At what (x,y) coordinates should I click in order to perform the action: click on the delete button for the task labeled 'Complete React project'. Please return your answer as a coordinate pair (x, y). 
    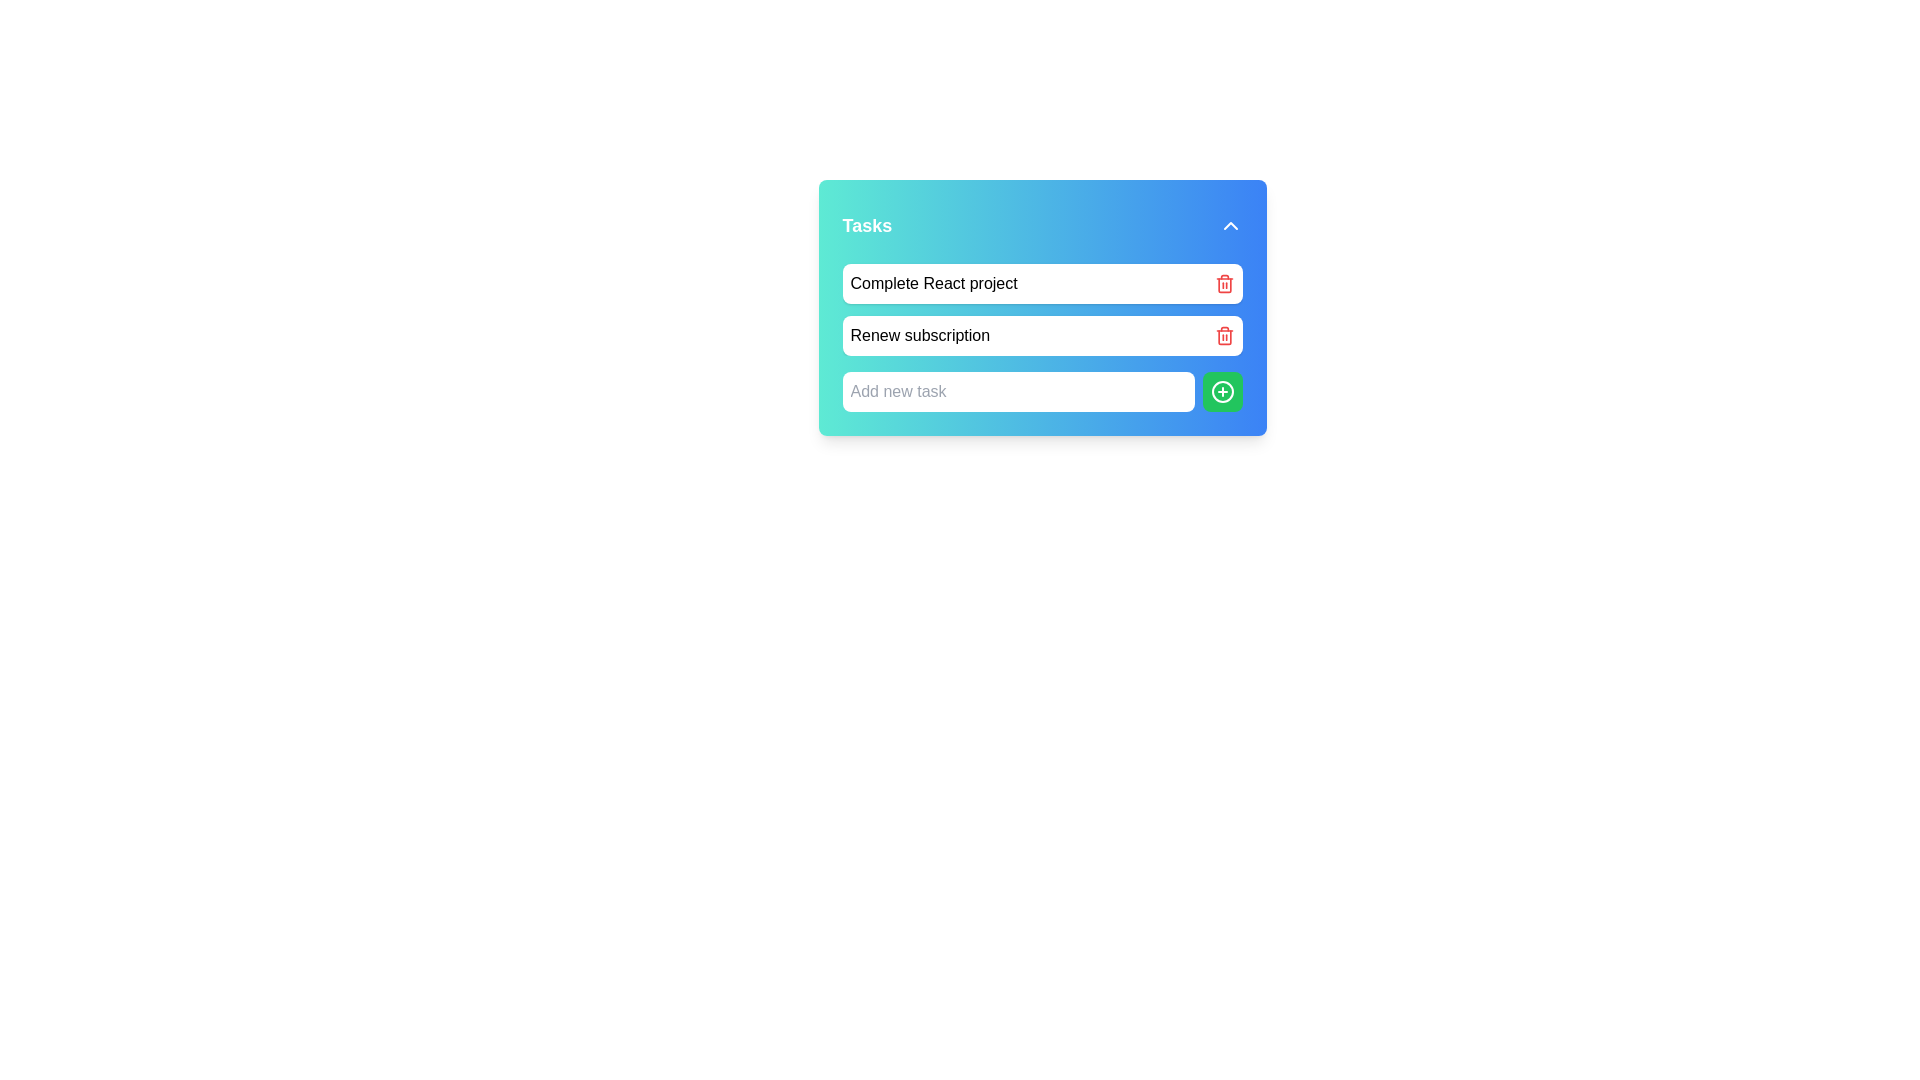
    Looking at the image, I should click on (1223, 284).